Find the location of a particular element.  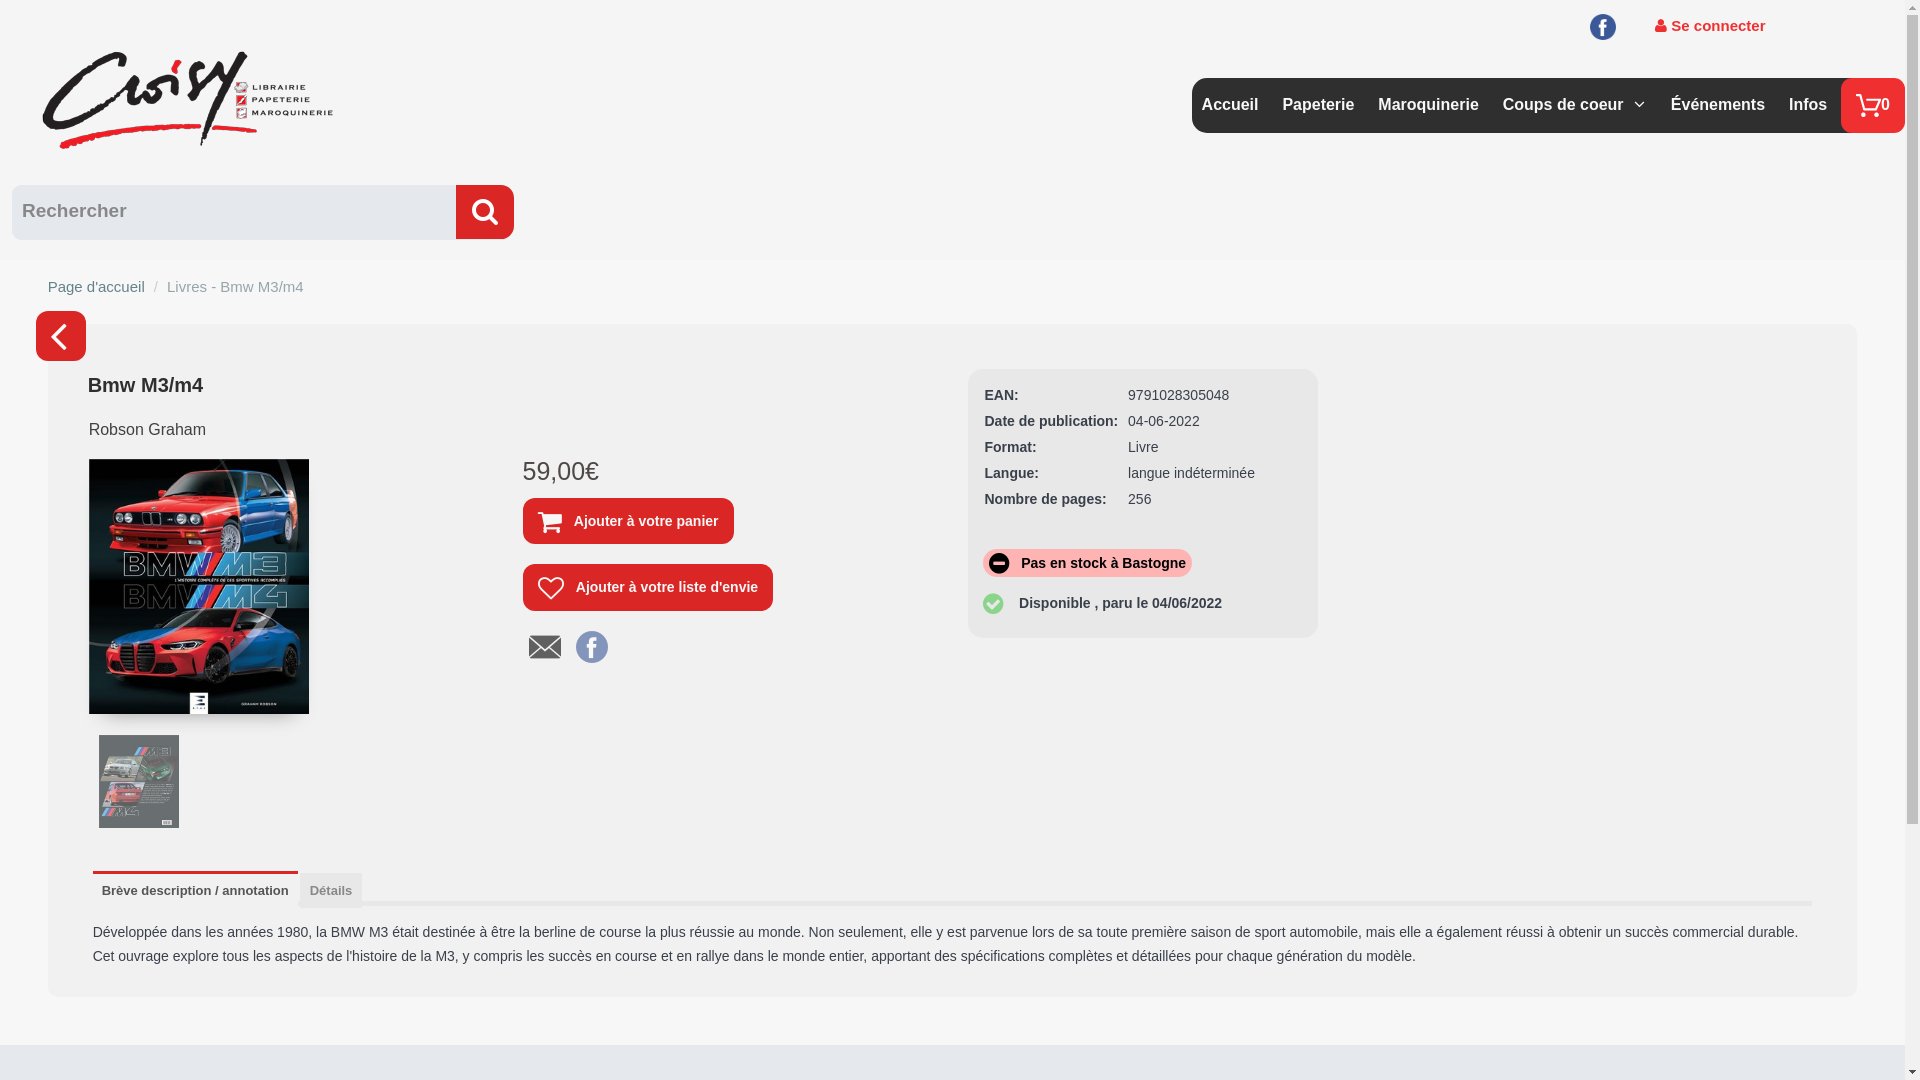

'Accueil' is located at coordinates (1229, 97).